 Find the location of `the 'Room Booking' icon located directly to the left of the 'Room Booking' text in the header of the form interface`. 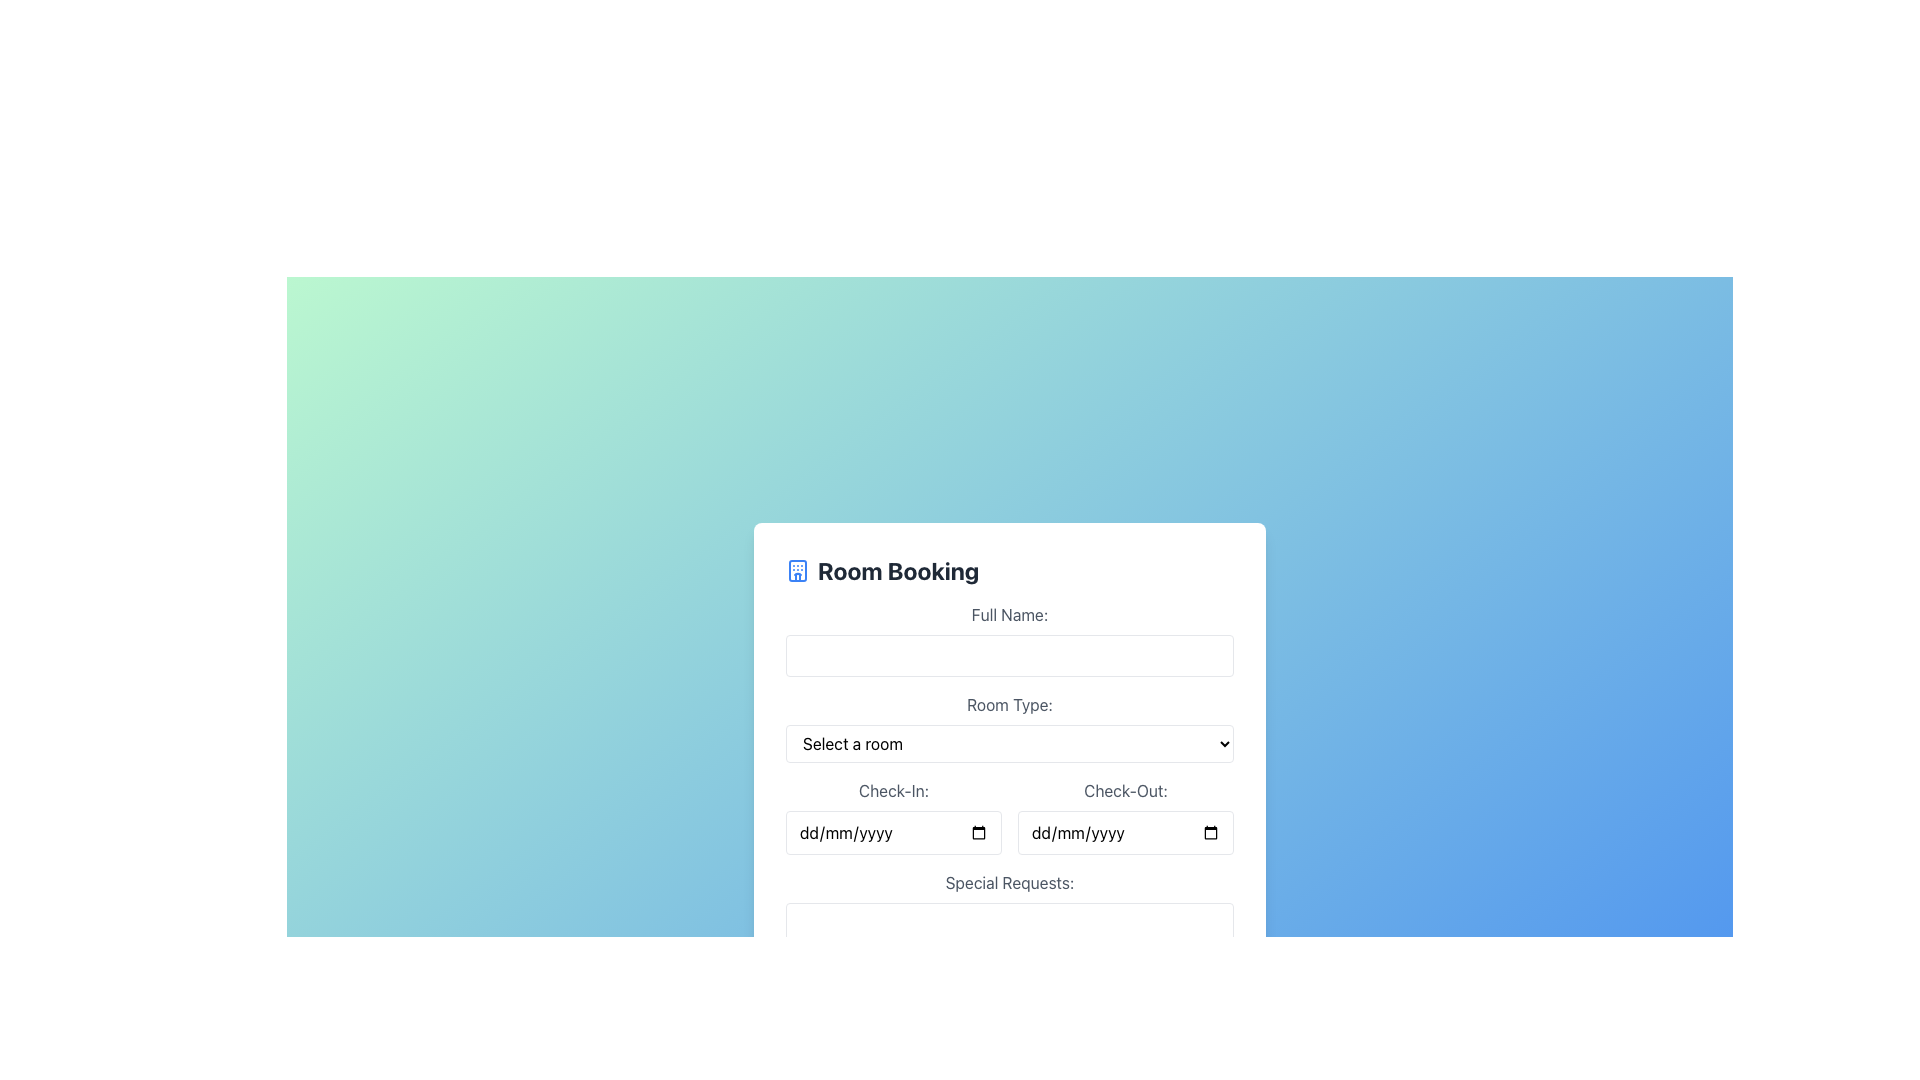

the 'Room Booking' icon located directly to the left of the 'Room Booking' text in the header of the form interface is located at coordinates (796, 570).